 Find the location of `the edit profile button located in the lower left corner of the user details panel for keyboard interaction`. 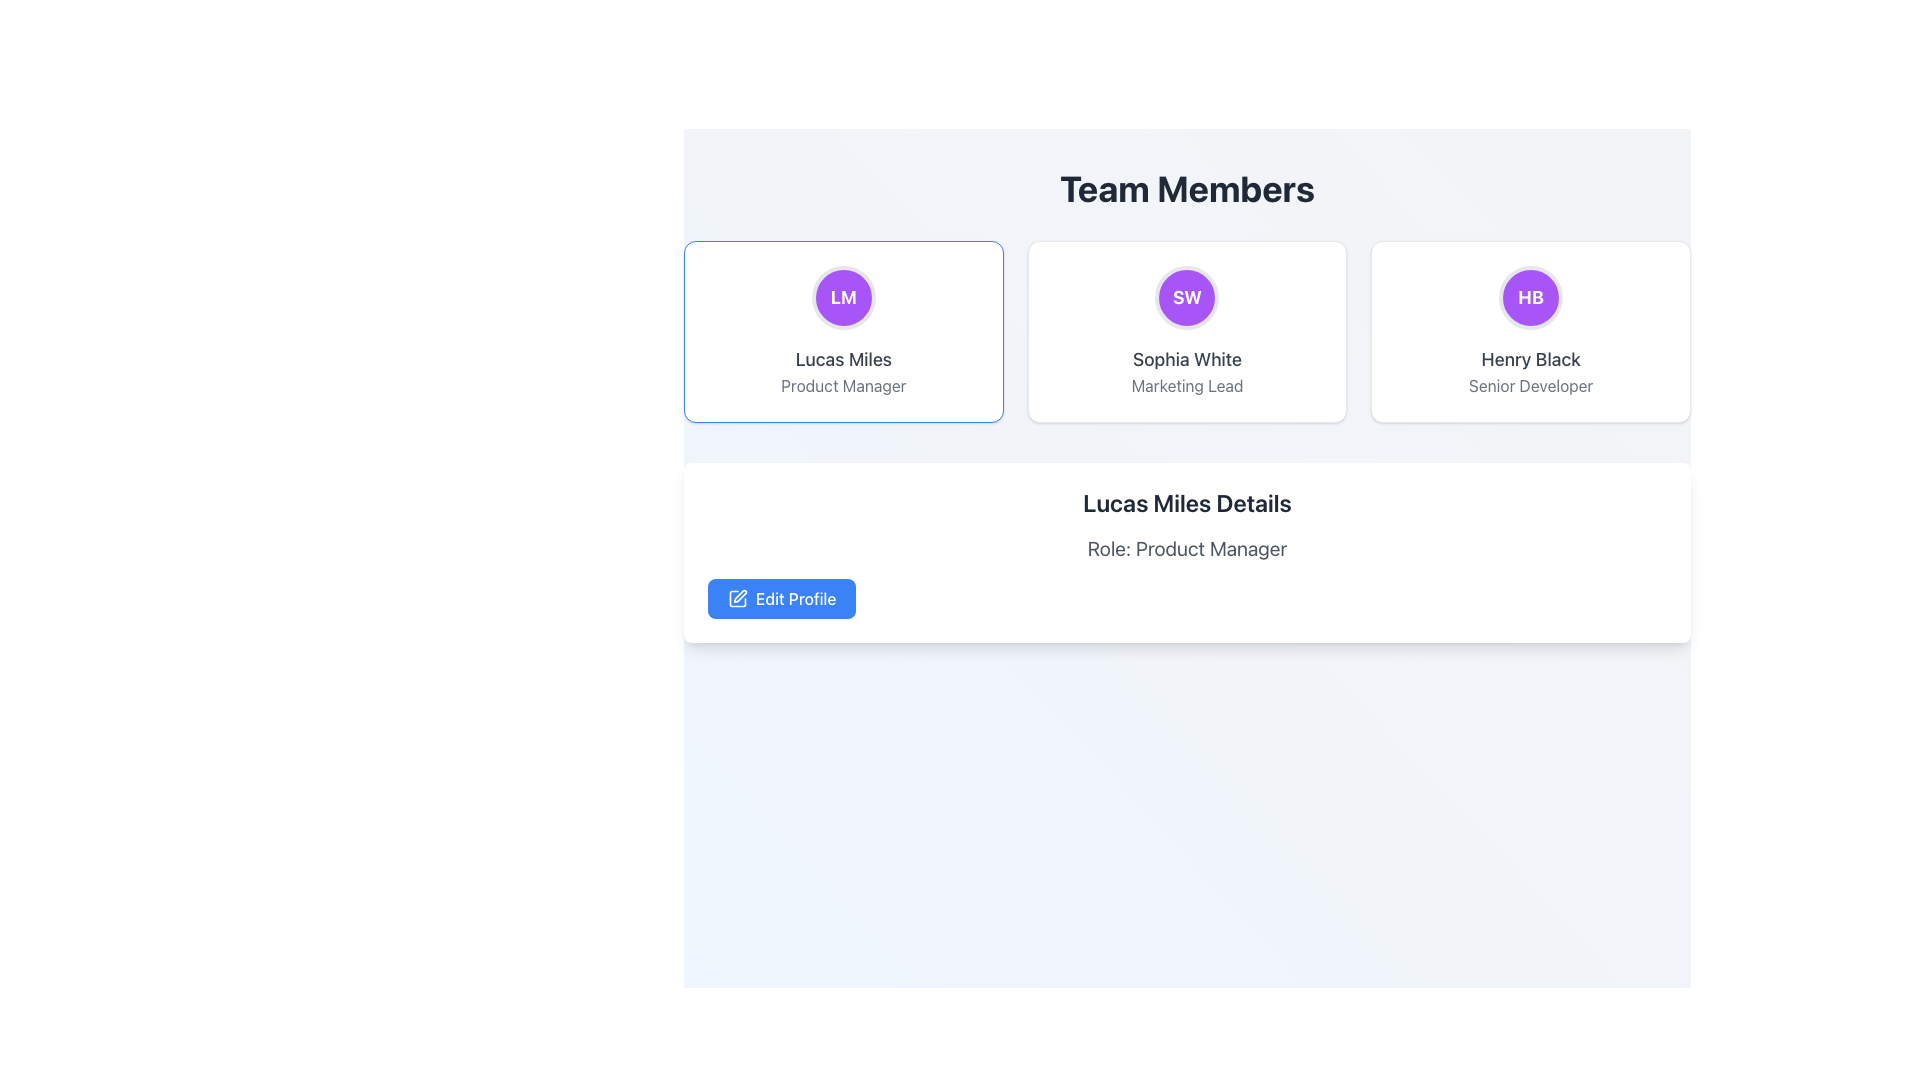

the edit profile button located in the lower left corner of the user details panel for keyboard interaction is located at coordinates (781, 597).